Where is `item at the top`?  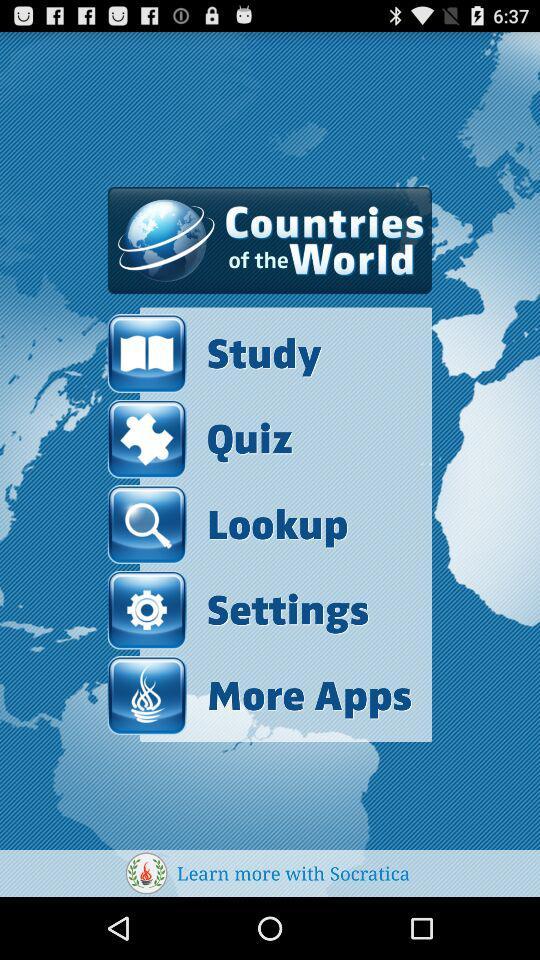 item at the top is located at coordinates (269, 240).